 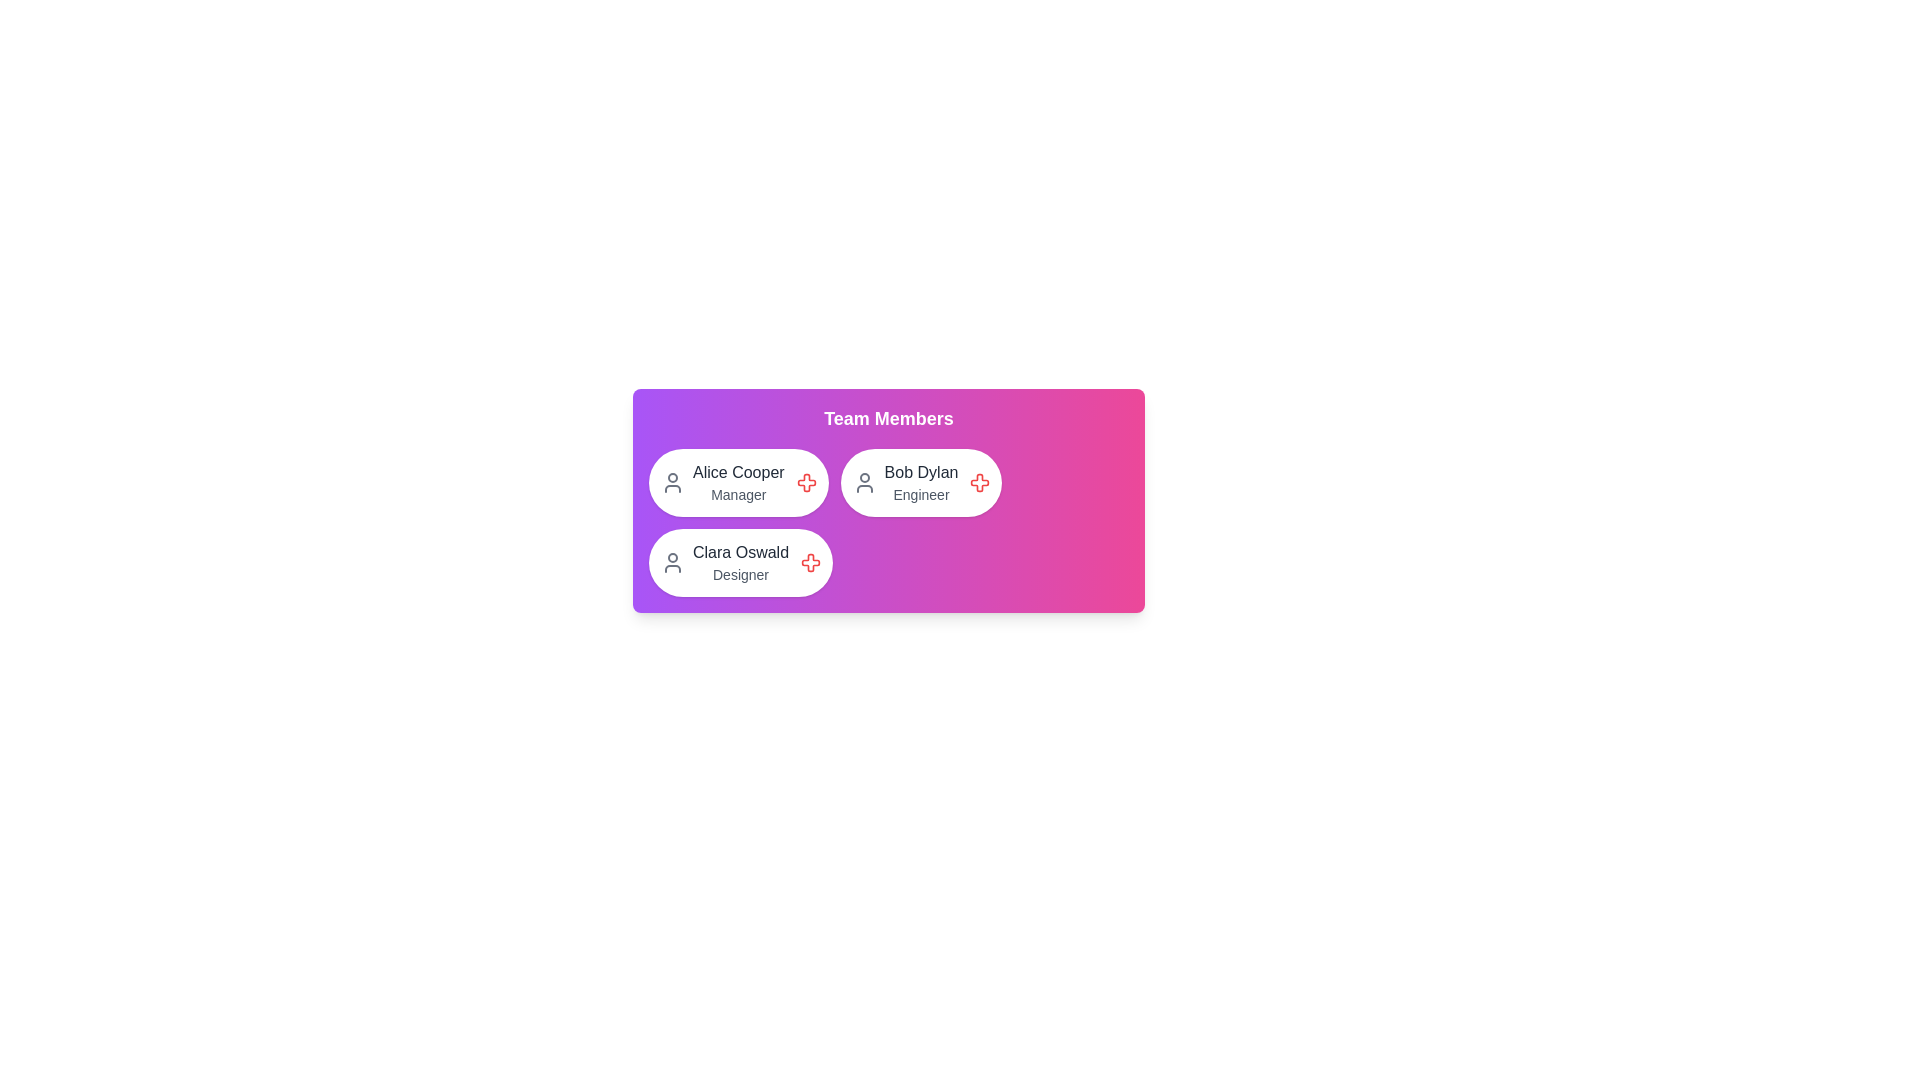 I want to click on the close button of the avatar chip corresponding to Bob Dylan, so click(x=980, y=482).